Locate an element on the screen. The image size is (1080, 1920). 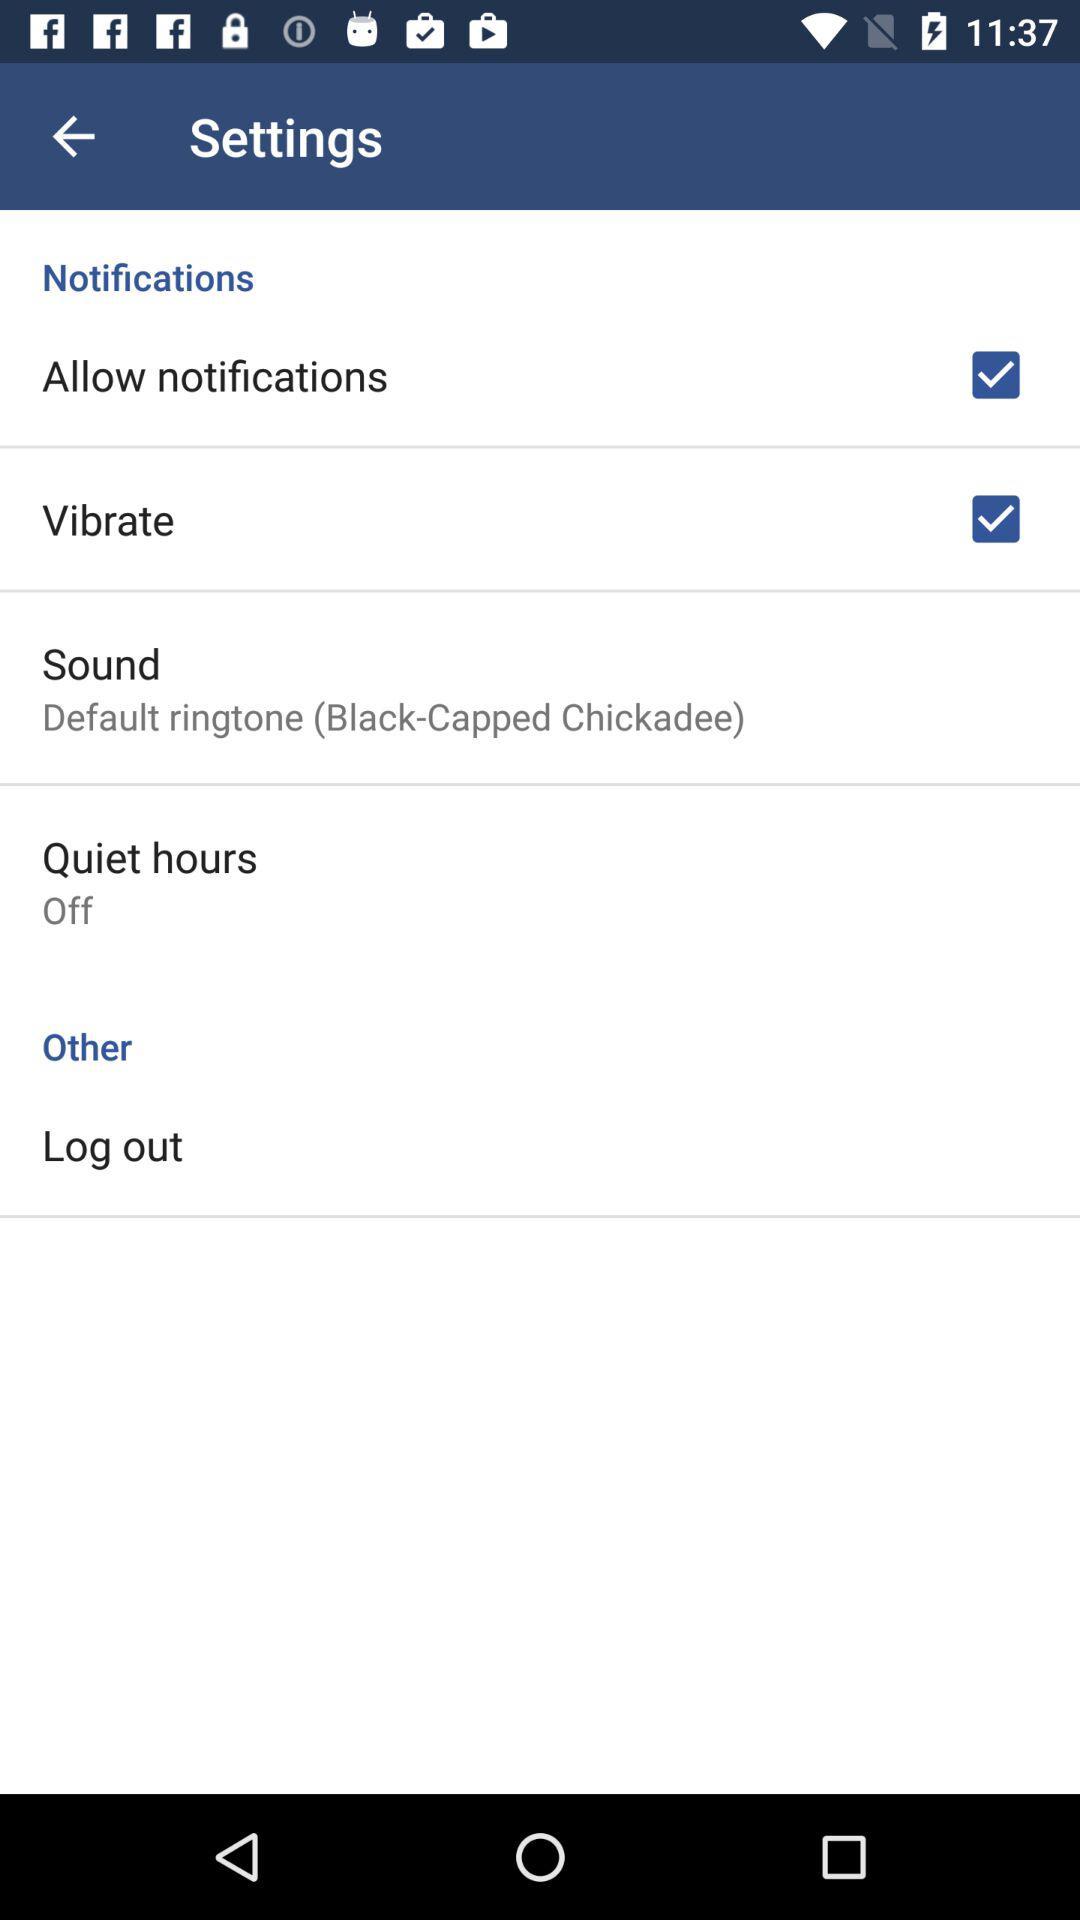
the sound icon is located at coordinates (101, 662).